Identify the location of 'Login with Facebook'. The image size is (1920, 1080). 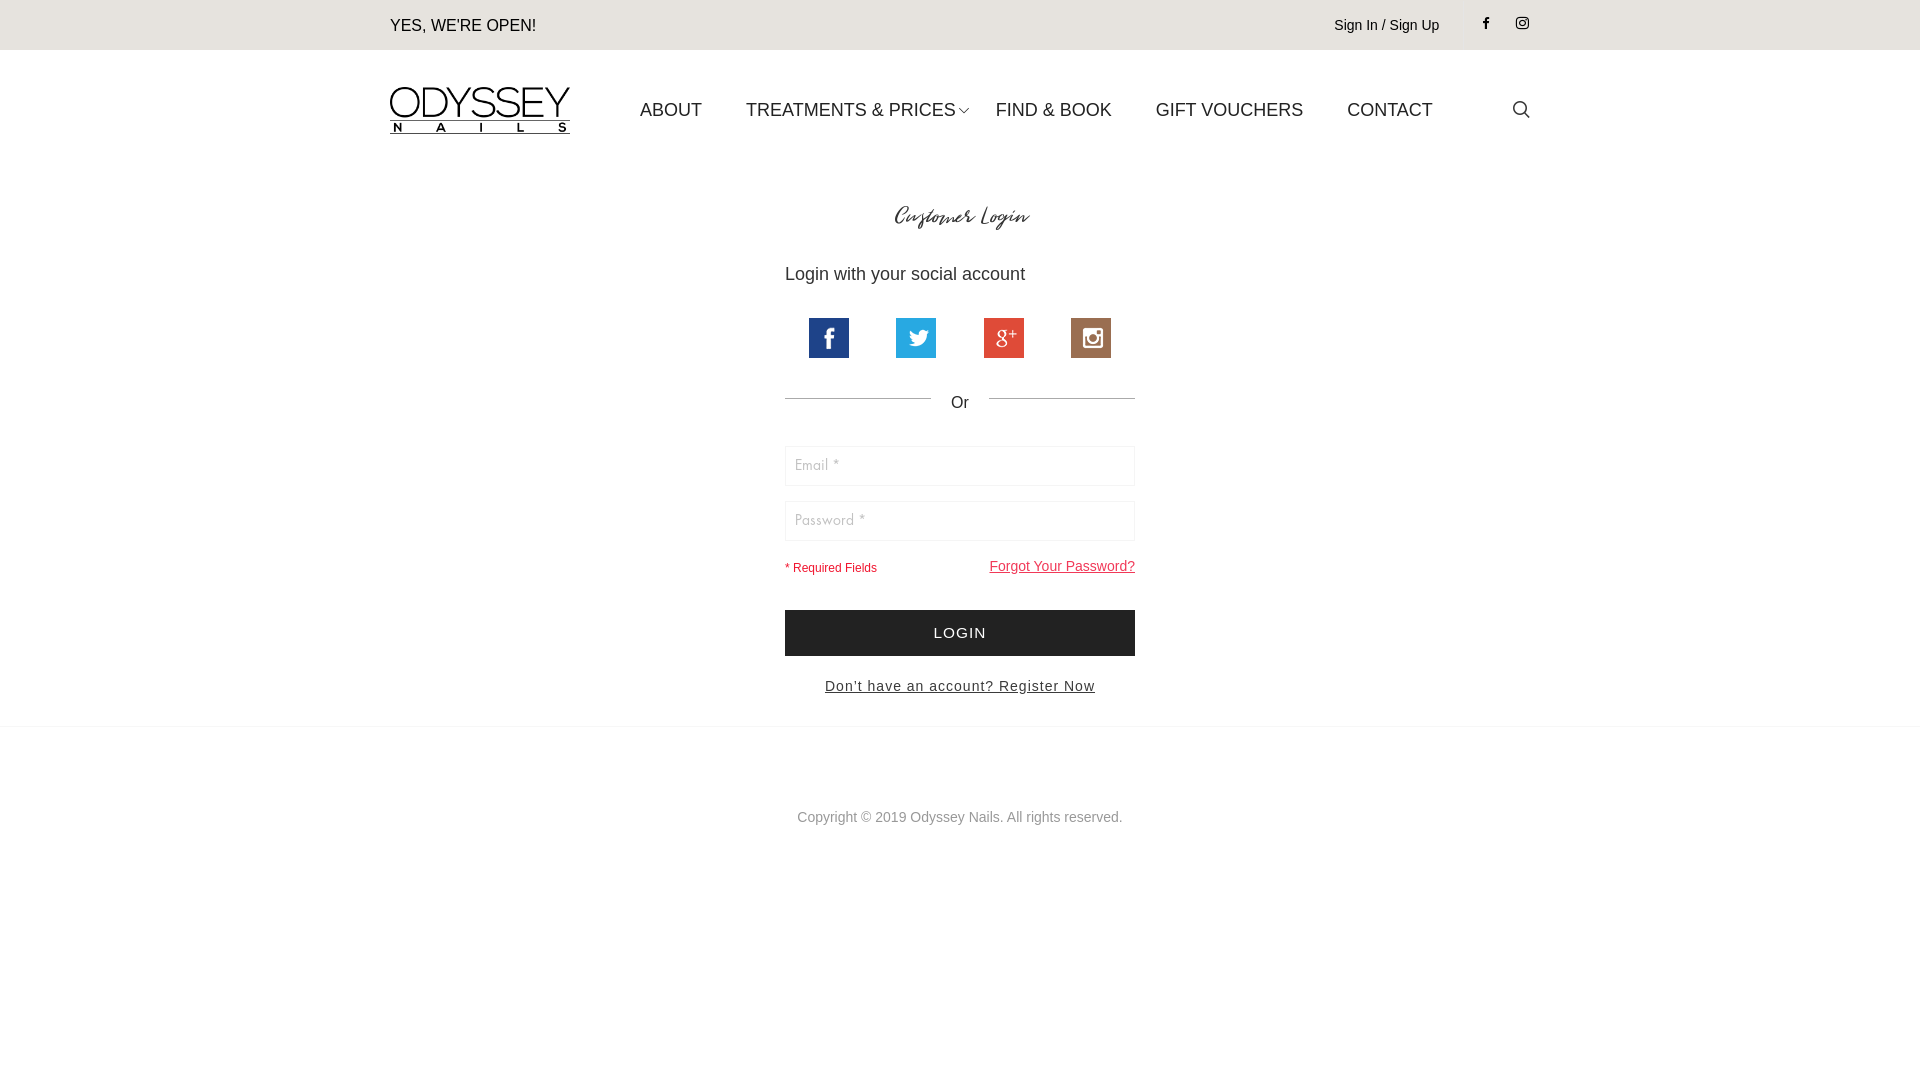
(829, 337).